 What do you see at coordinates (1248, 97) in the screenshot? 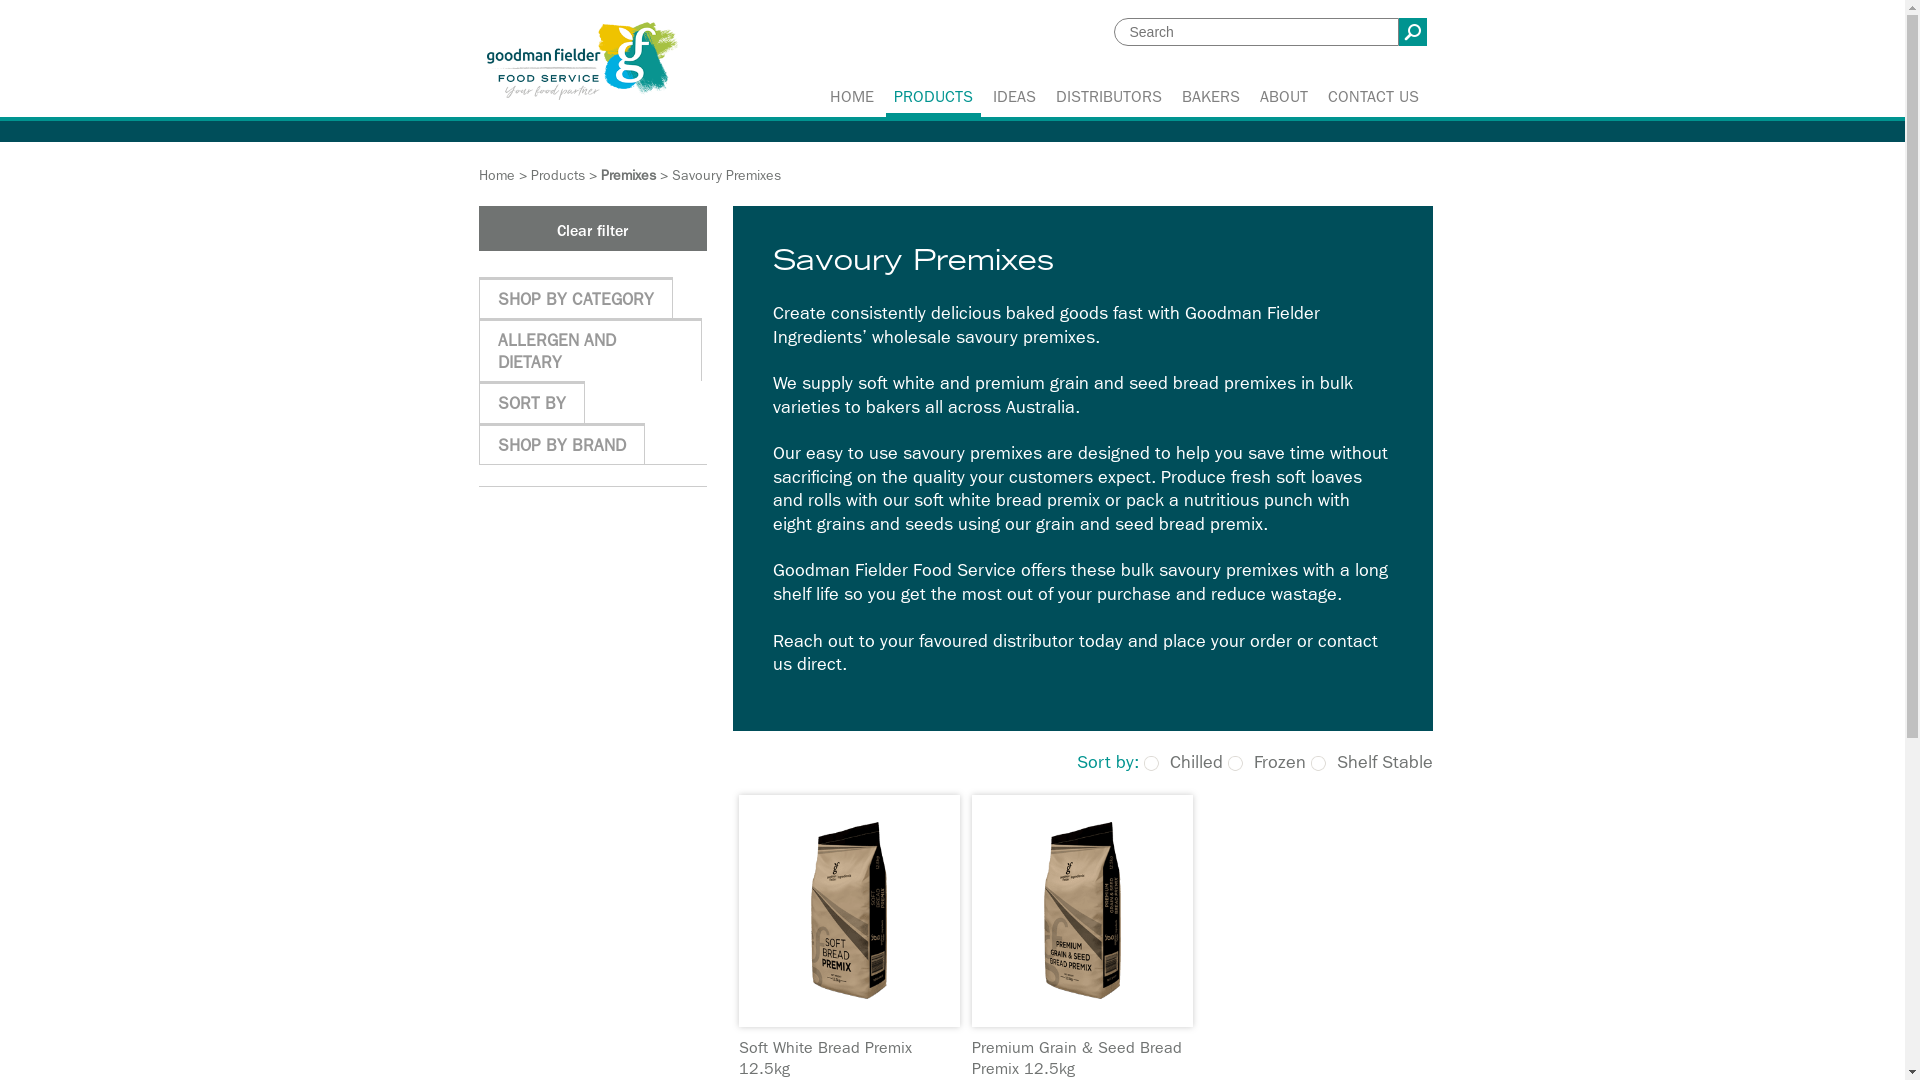
I see `'ABOUT'` at bounding box center [1248, 97].